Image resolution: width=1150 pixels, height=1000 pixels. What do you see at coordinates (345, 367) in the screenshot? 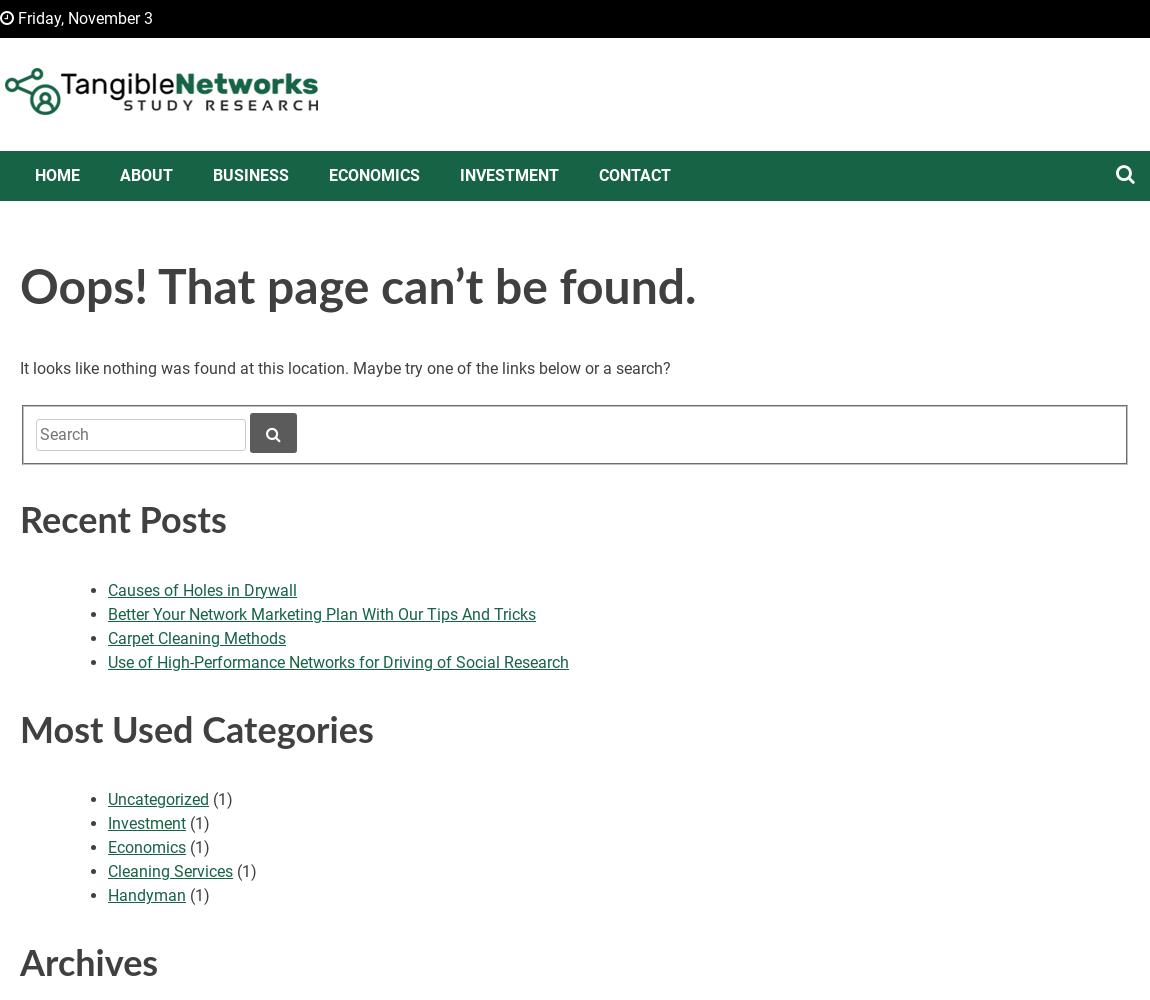
I see `'It looks like nothing was found at this location. Maybe try one of the links below or a search?'` at bounding box center [345, 367].